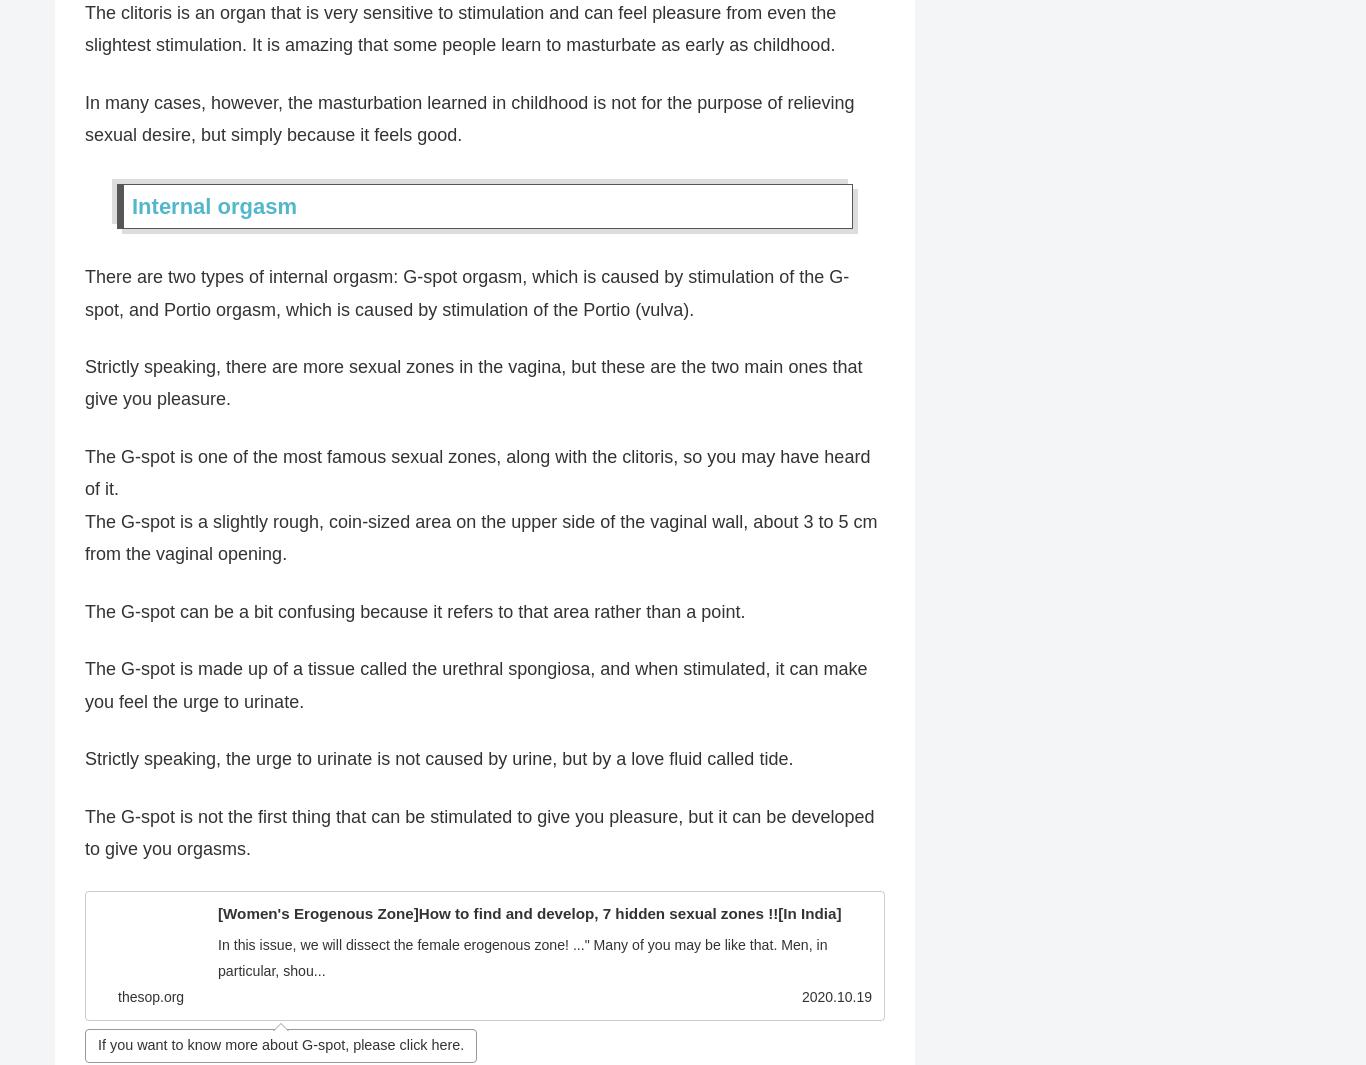 The height and width of the screenshot is (1065, 1366). What do you see at coordinates (467, 291) in the screenshot?
I see `'There are two types of internal orgasm: G-spot orgasm, which is caused by stimulation of the G-spot, and Portio orgasm, which is caused by stimulation of the Portio (vulva).'` at bounding box center [467, 291].